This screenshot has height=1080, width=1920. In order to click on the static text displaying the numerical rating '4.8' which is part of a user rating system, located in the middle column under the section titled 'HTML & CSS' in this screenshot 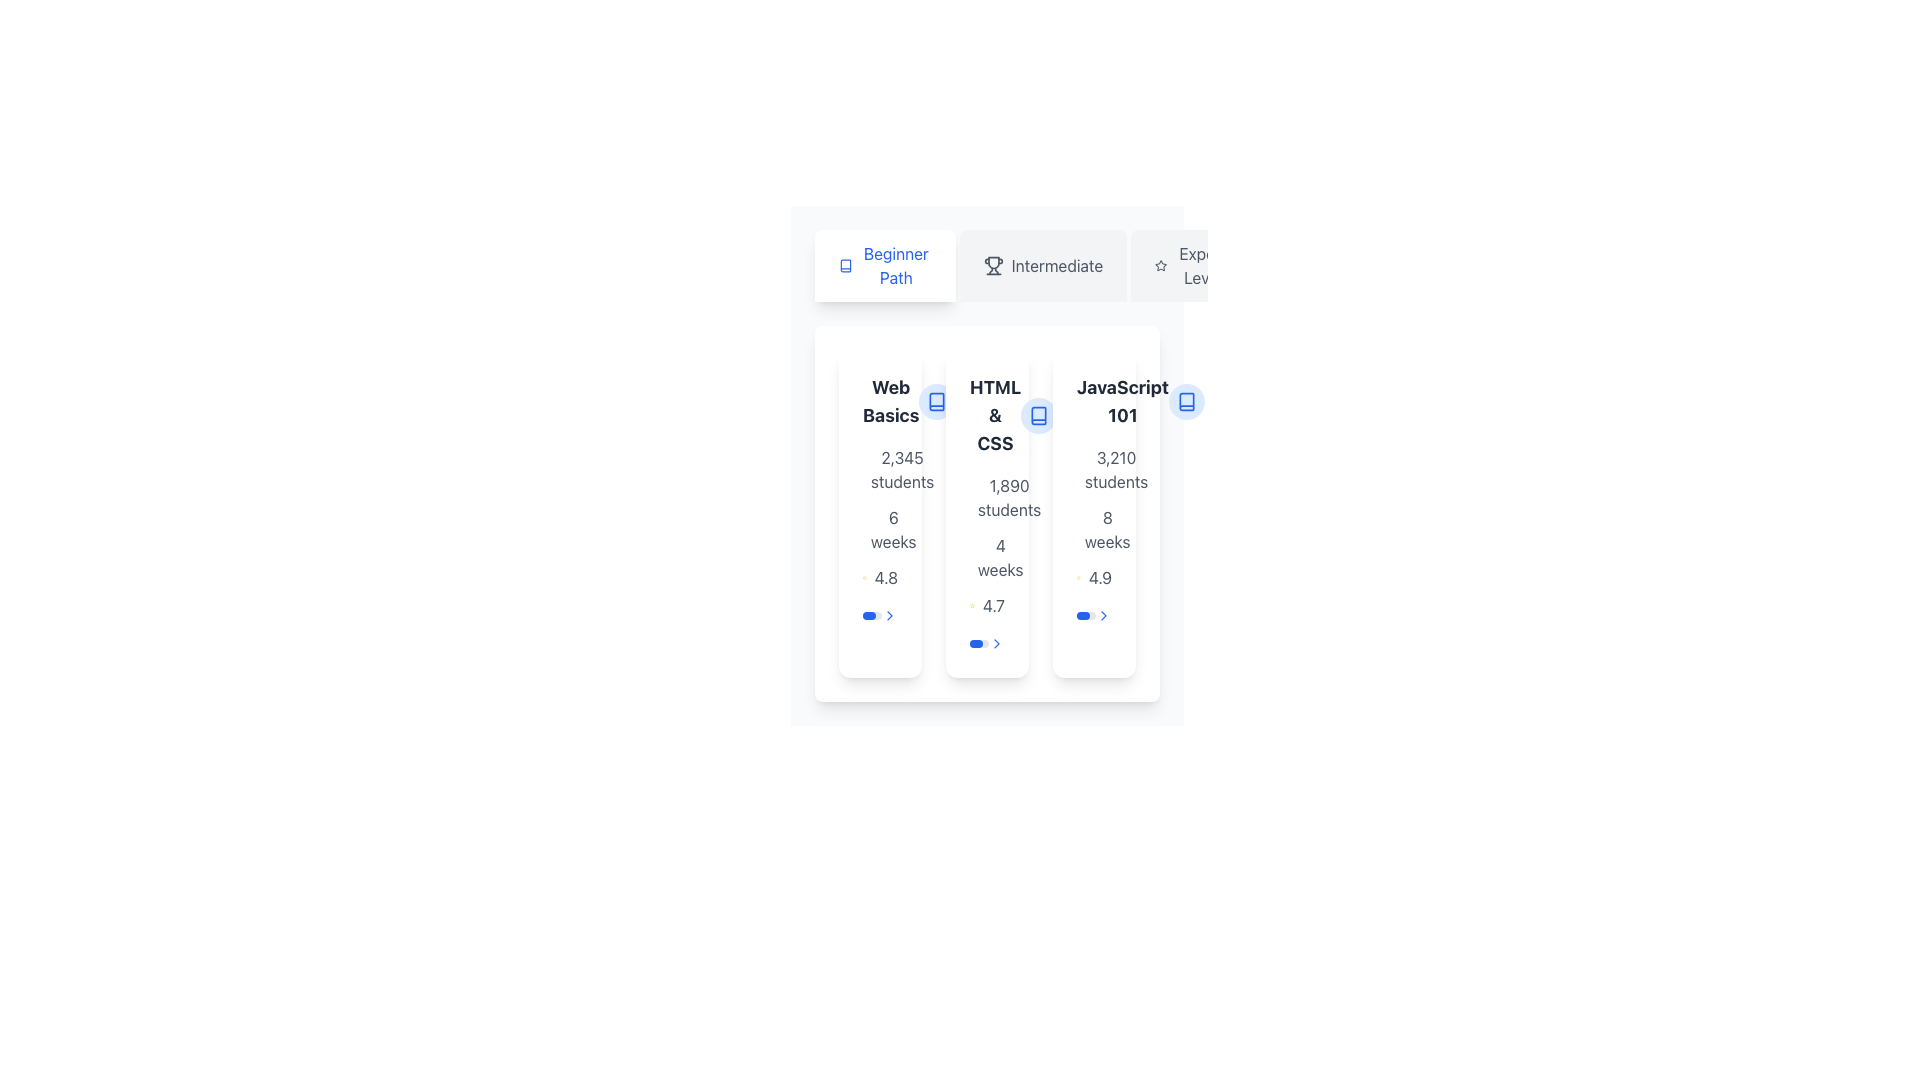, I will do `click(885, 578)`.